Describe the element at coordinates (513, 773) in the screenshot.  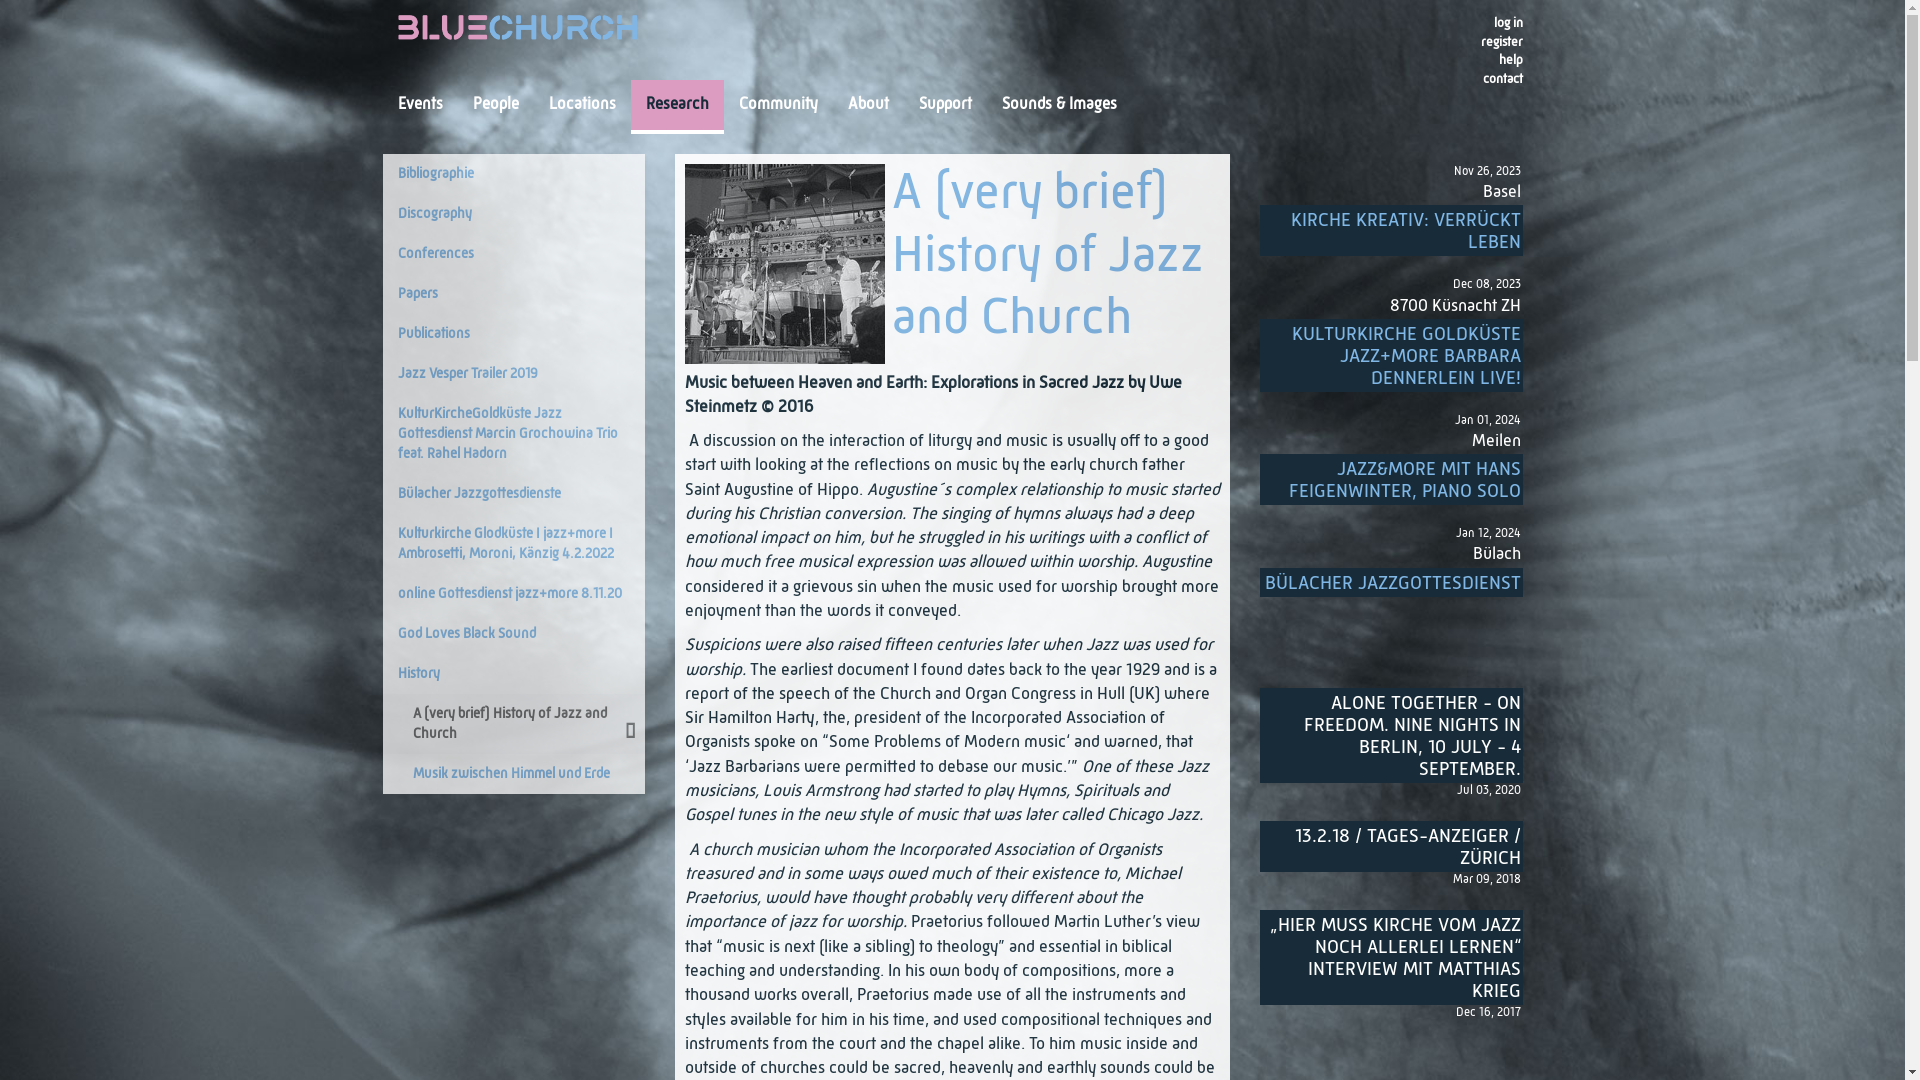
I see `'Musik zwischen Himmel und Erde'` at that location.